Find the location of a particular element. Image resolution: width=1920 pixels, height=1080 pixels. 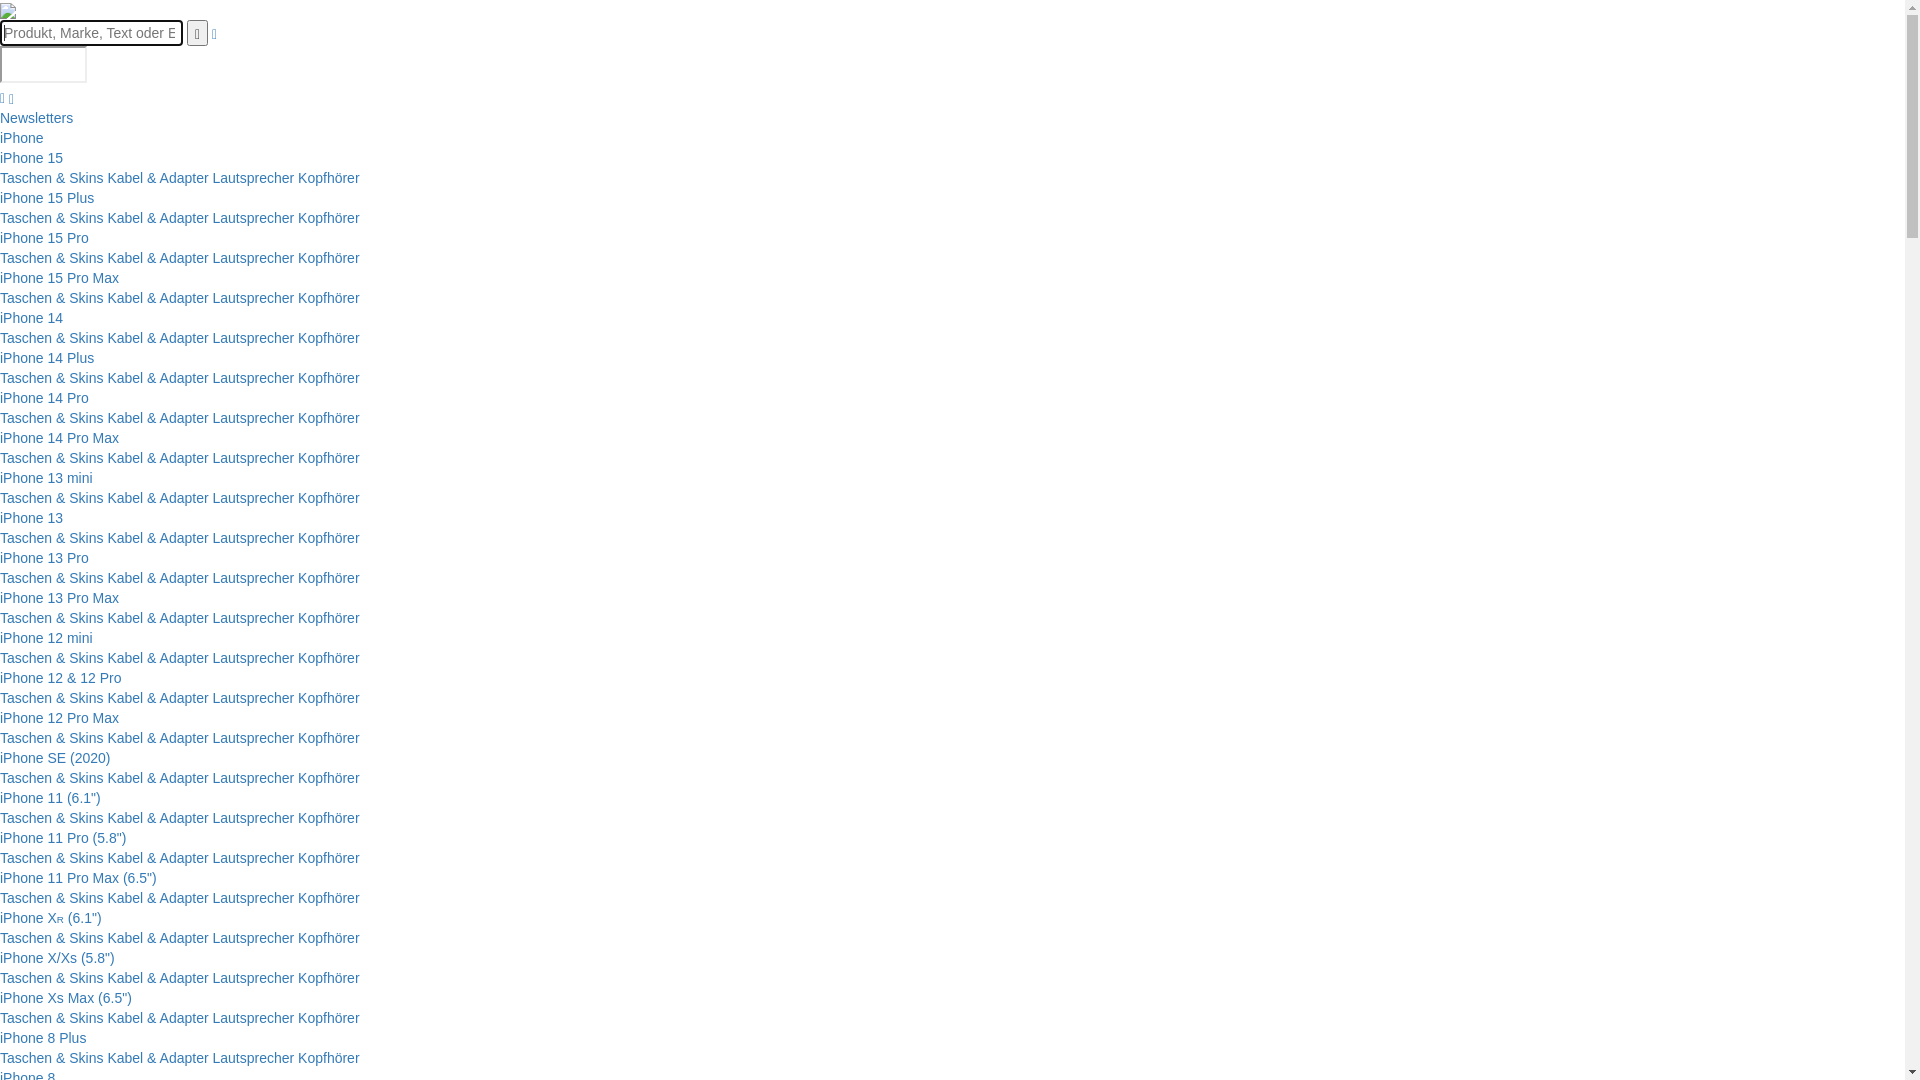

'iPhone 13 mini' is located at coordinates (46, 478).